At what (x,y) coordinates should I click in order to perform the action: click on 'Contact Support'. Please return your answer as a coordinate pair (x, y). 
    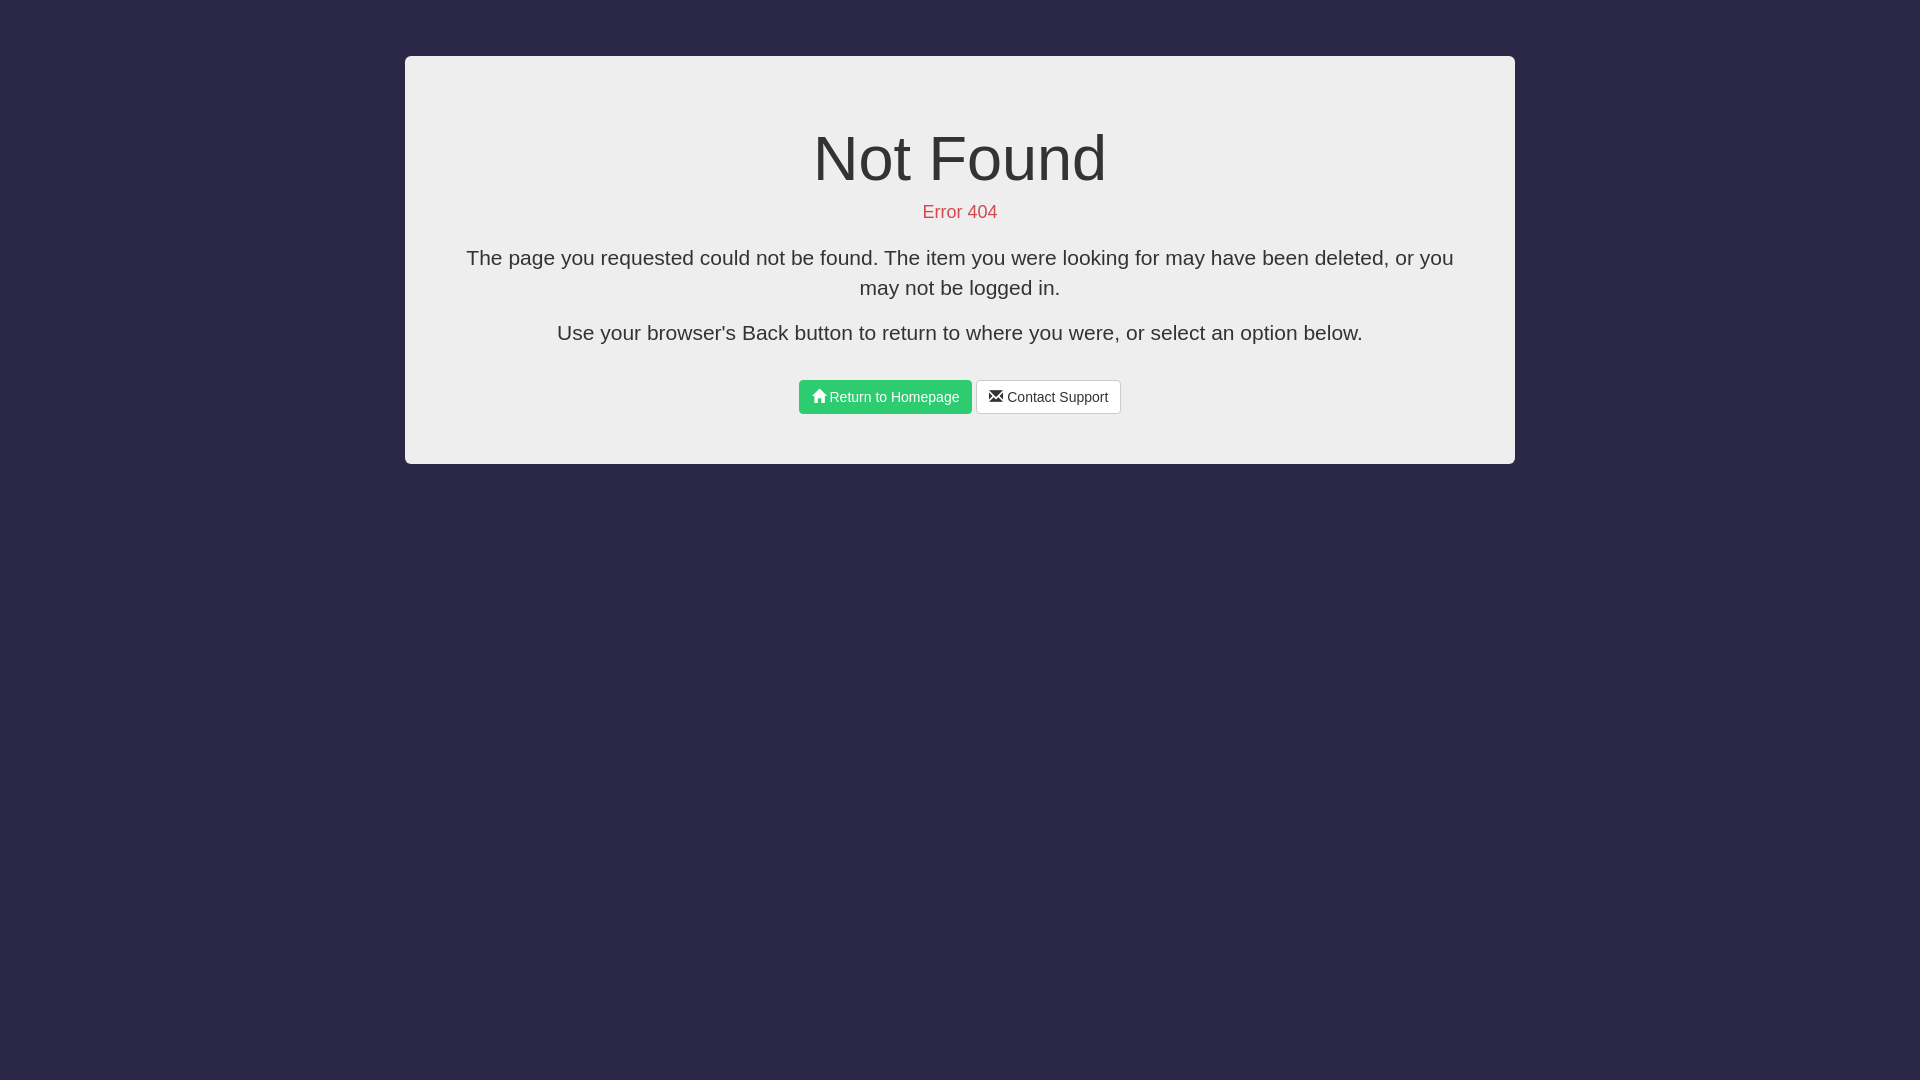
    Looking at the image, I should click on (1047, 397).